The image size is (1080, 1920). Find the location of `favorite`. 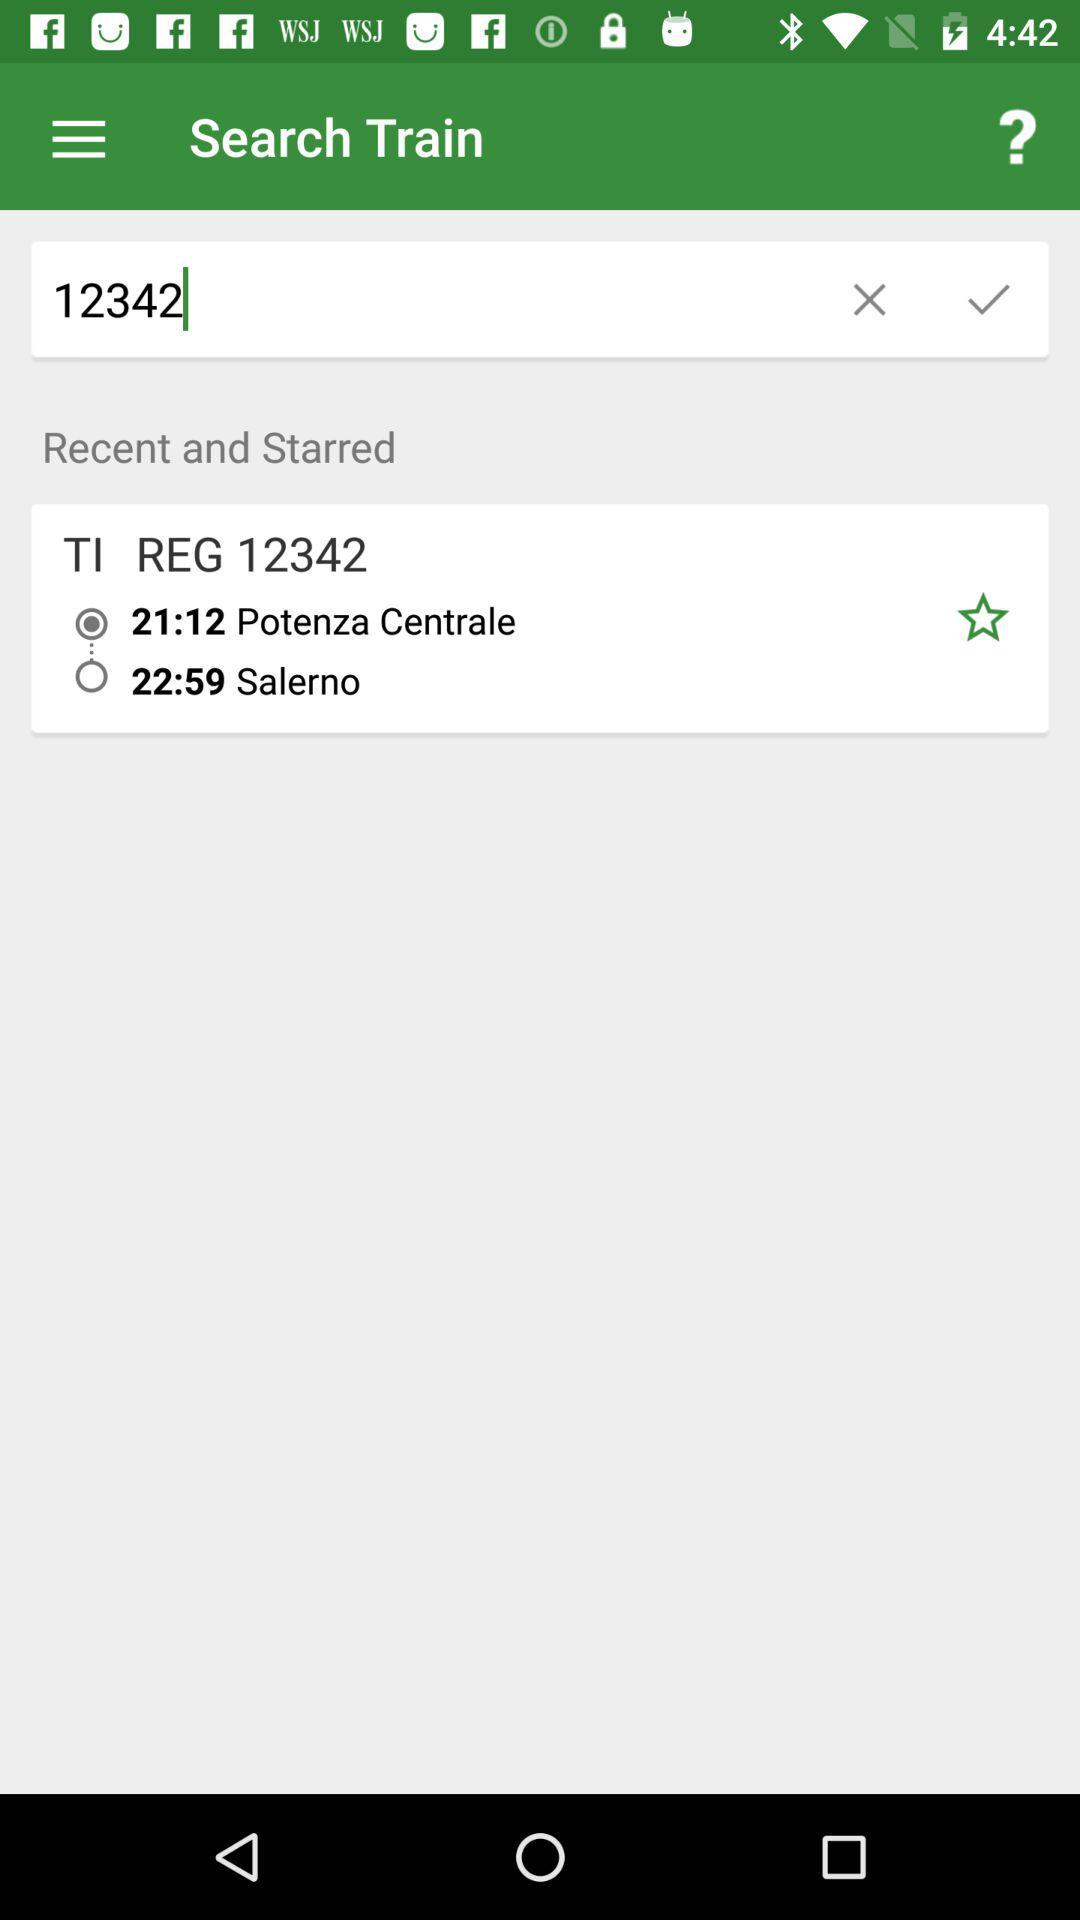

favorite is located at coordinates (981, 617).